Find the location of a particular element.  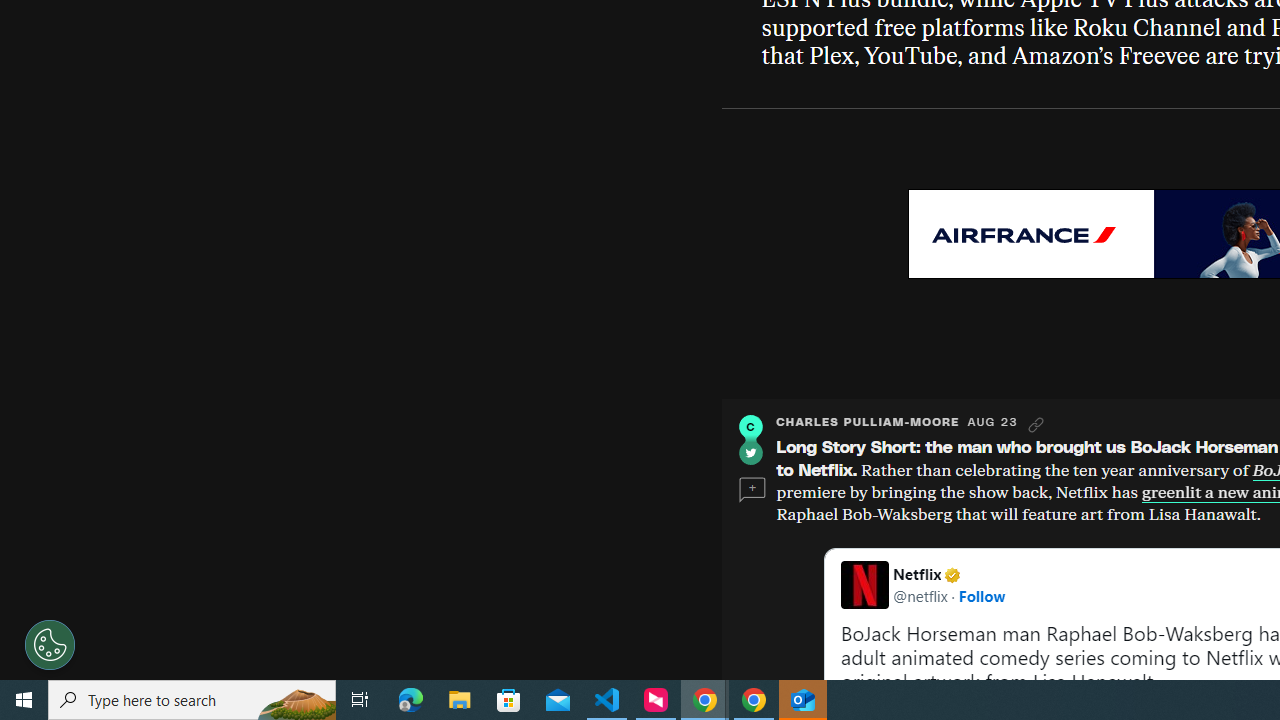

'Verified account' is located at coordinates (951, 574).